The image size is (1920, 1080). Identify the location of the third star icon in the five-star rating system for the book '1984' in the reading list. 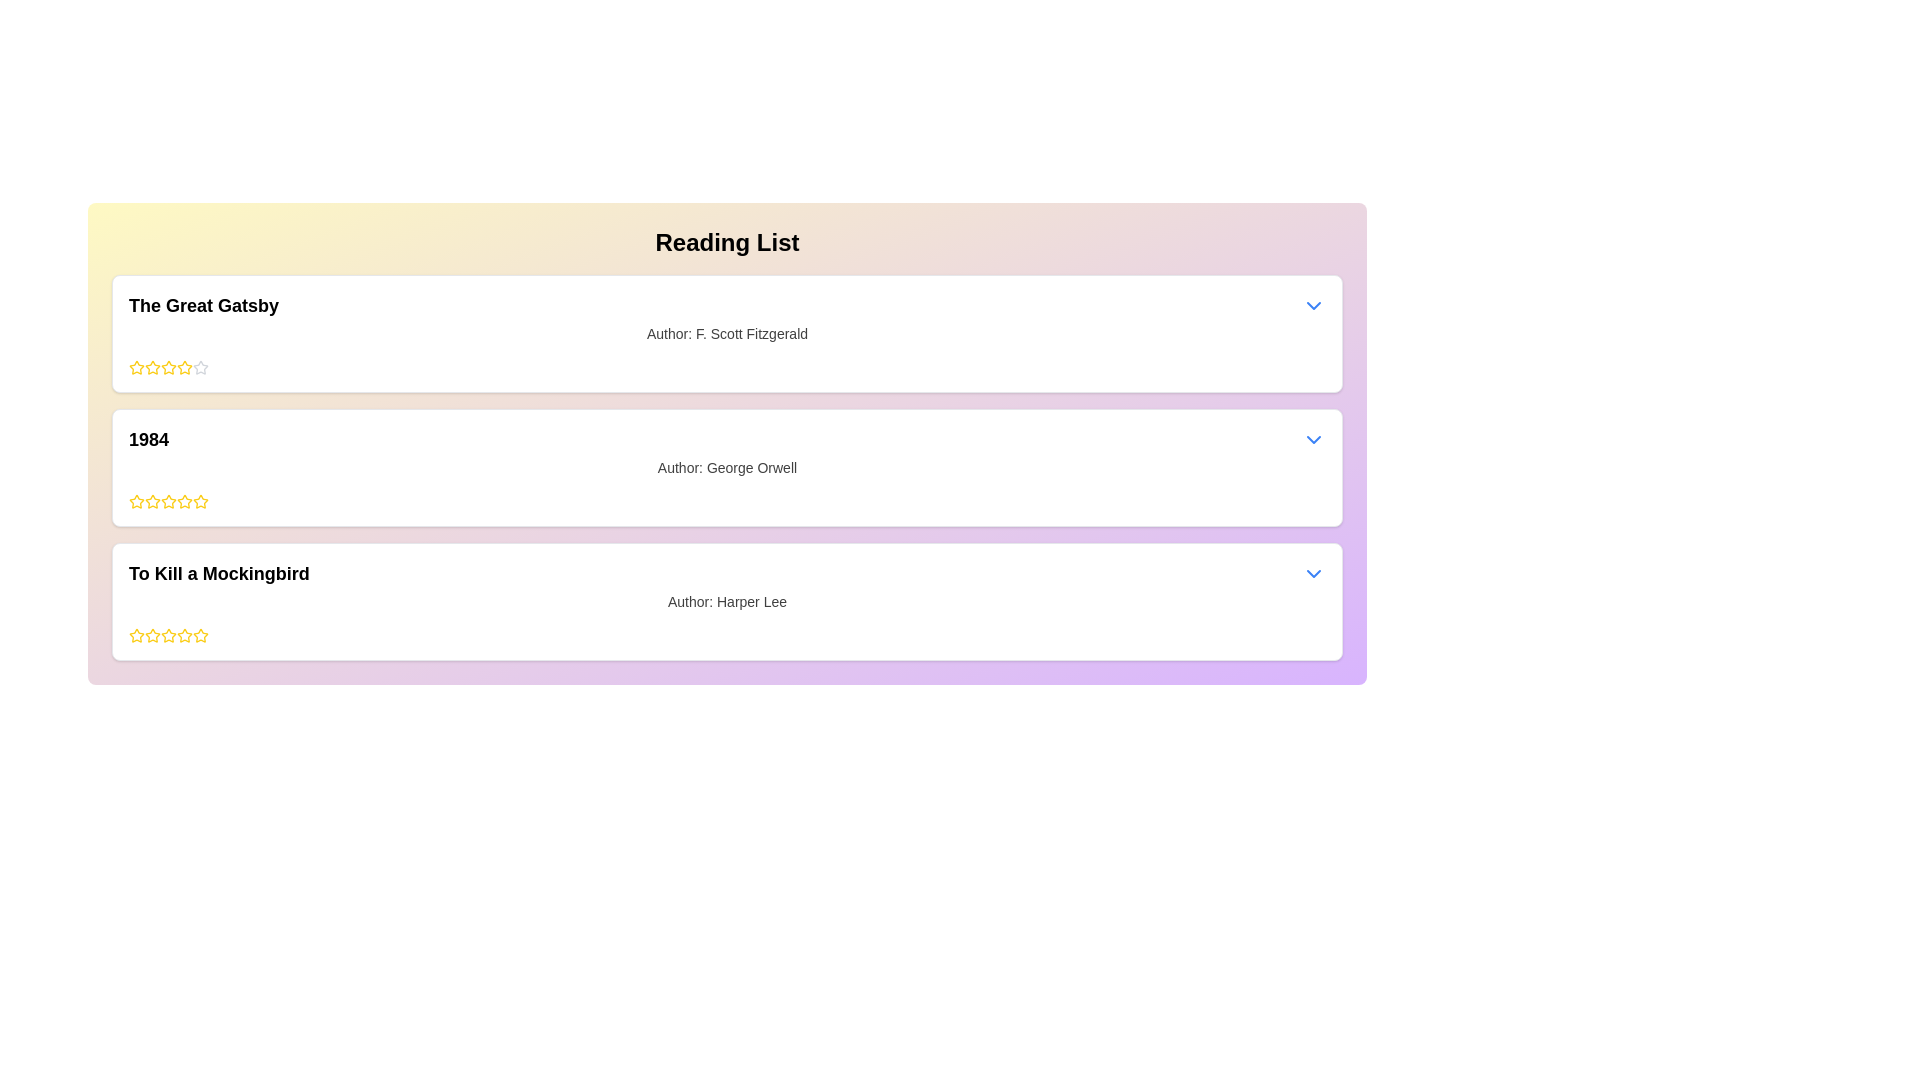
(185, 500).